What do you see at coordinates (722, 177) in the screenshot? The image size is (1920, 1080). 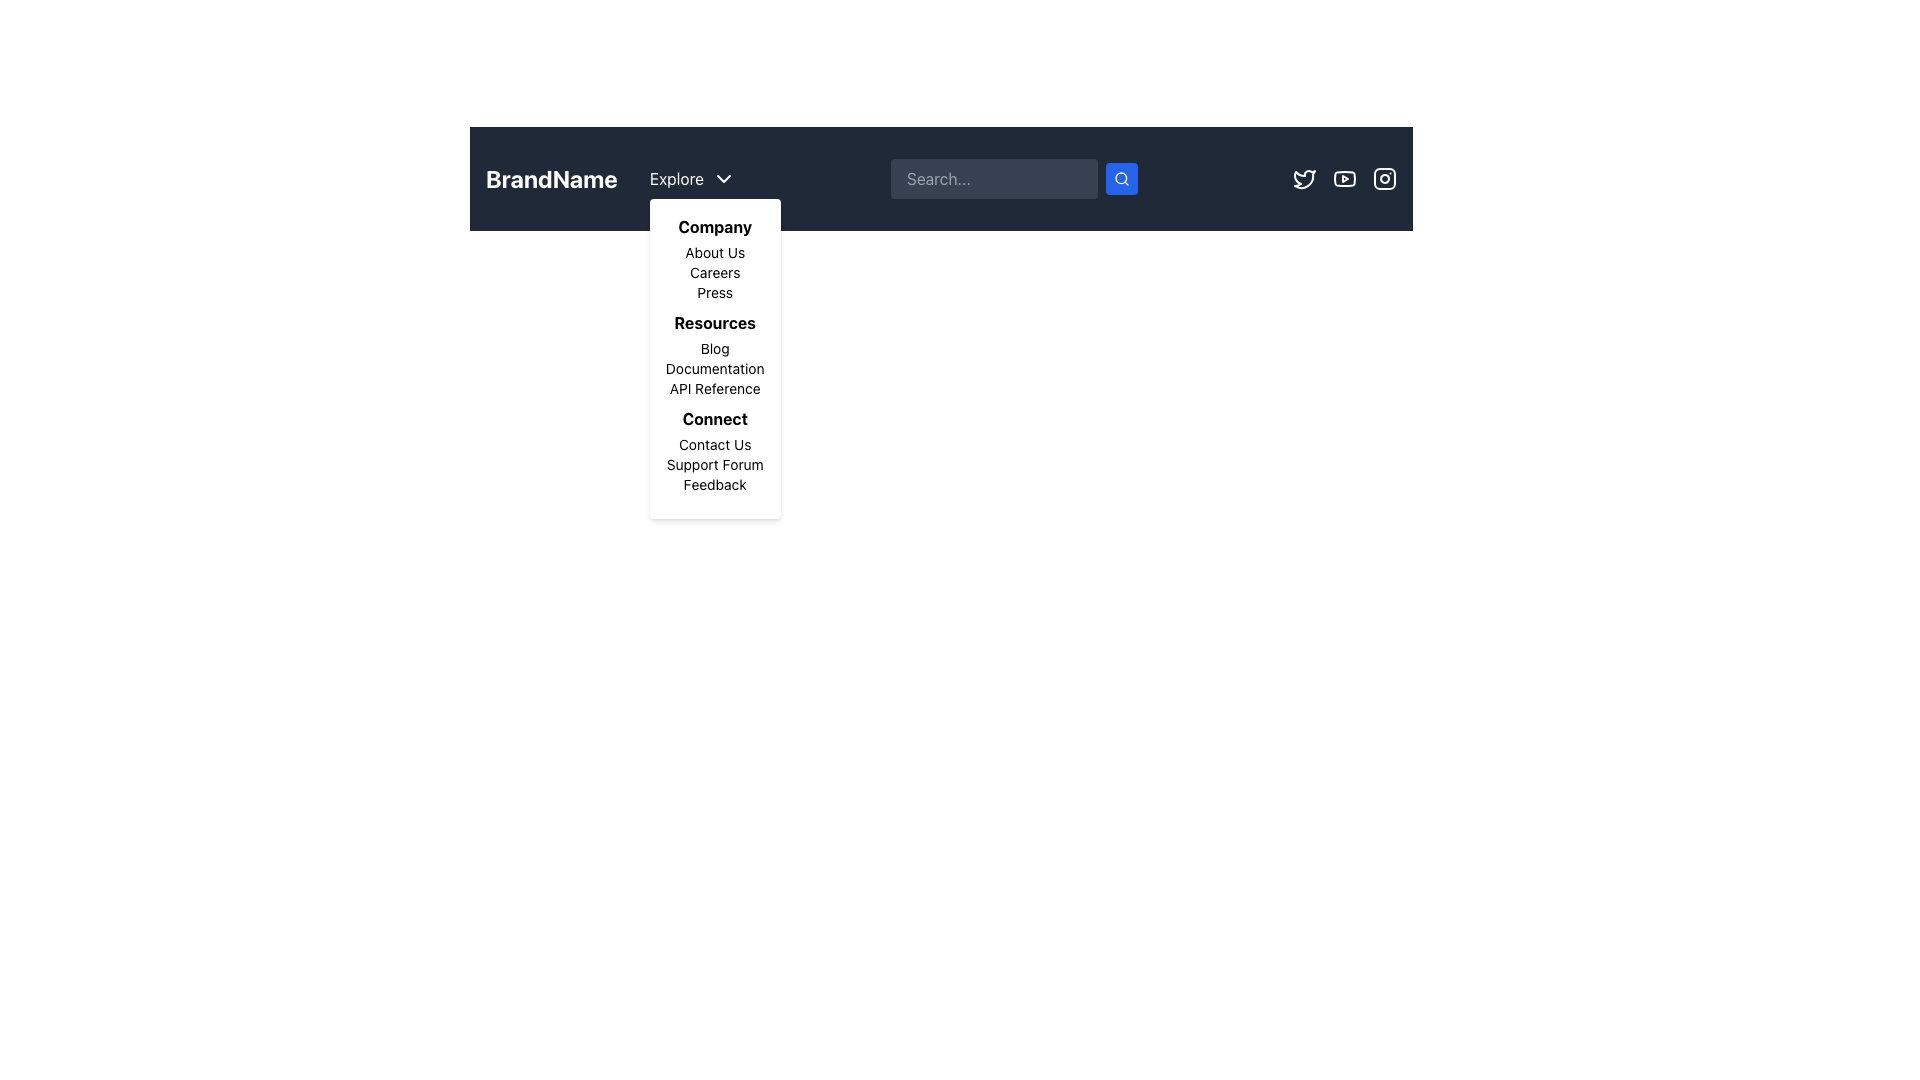 I see `the downward-pointing chevron icon located next to the 'Explore' text in the navigation bar` at bounding box center [722, 177].